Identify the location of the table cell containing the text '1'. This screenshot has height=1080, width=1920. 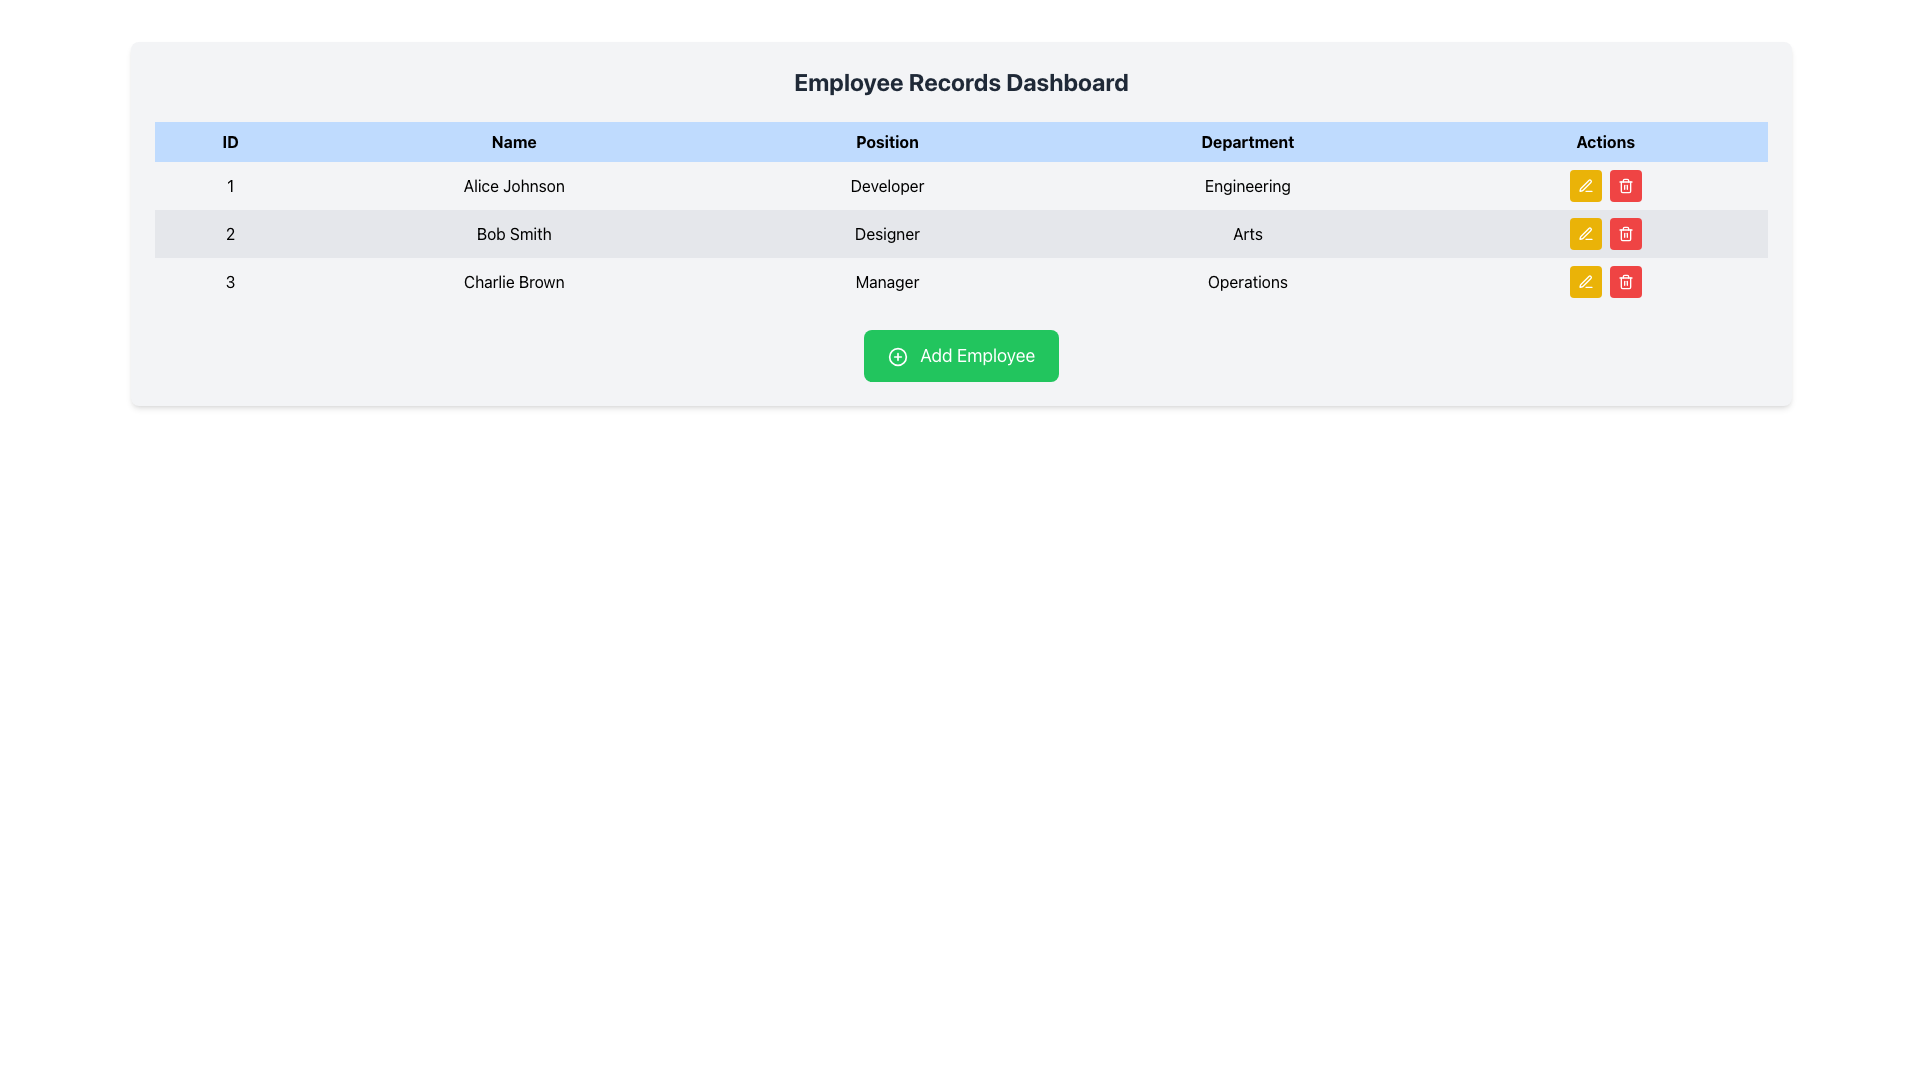
(230, 185).